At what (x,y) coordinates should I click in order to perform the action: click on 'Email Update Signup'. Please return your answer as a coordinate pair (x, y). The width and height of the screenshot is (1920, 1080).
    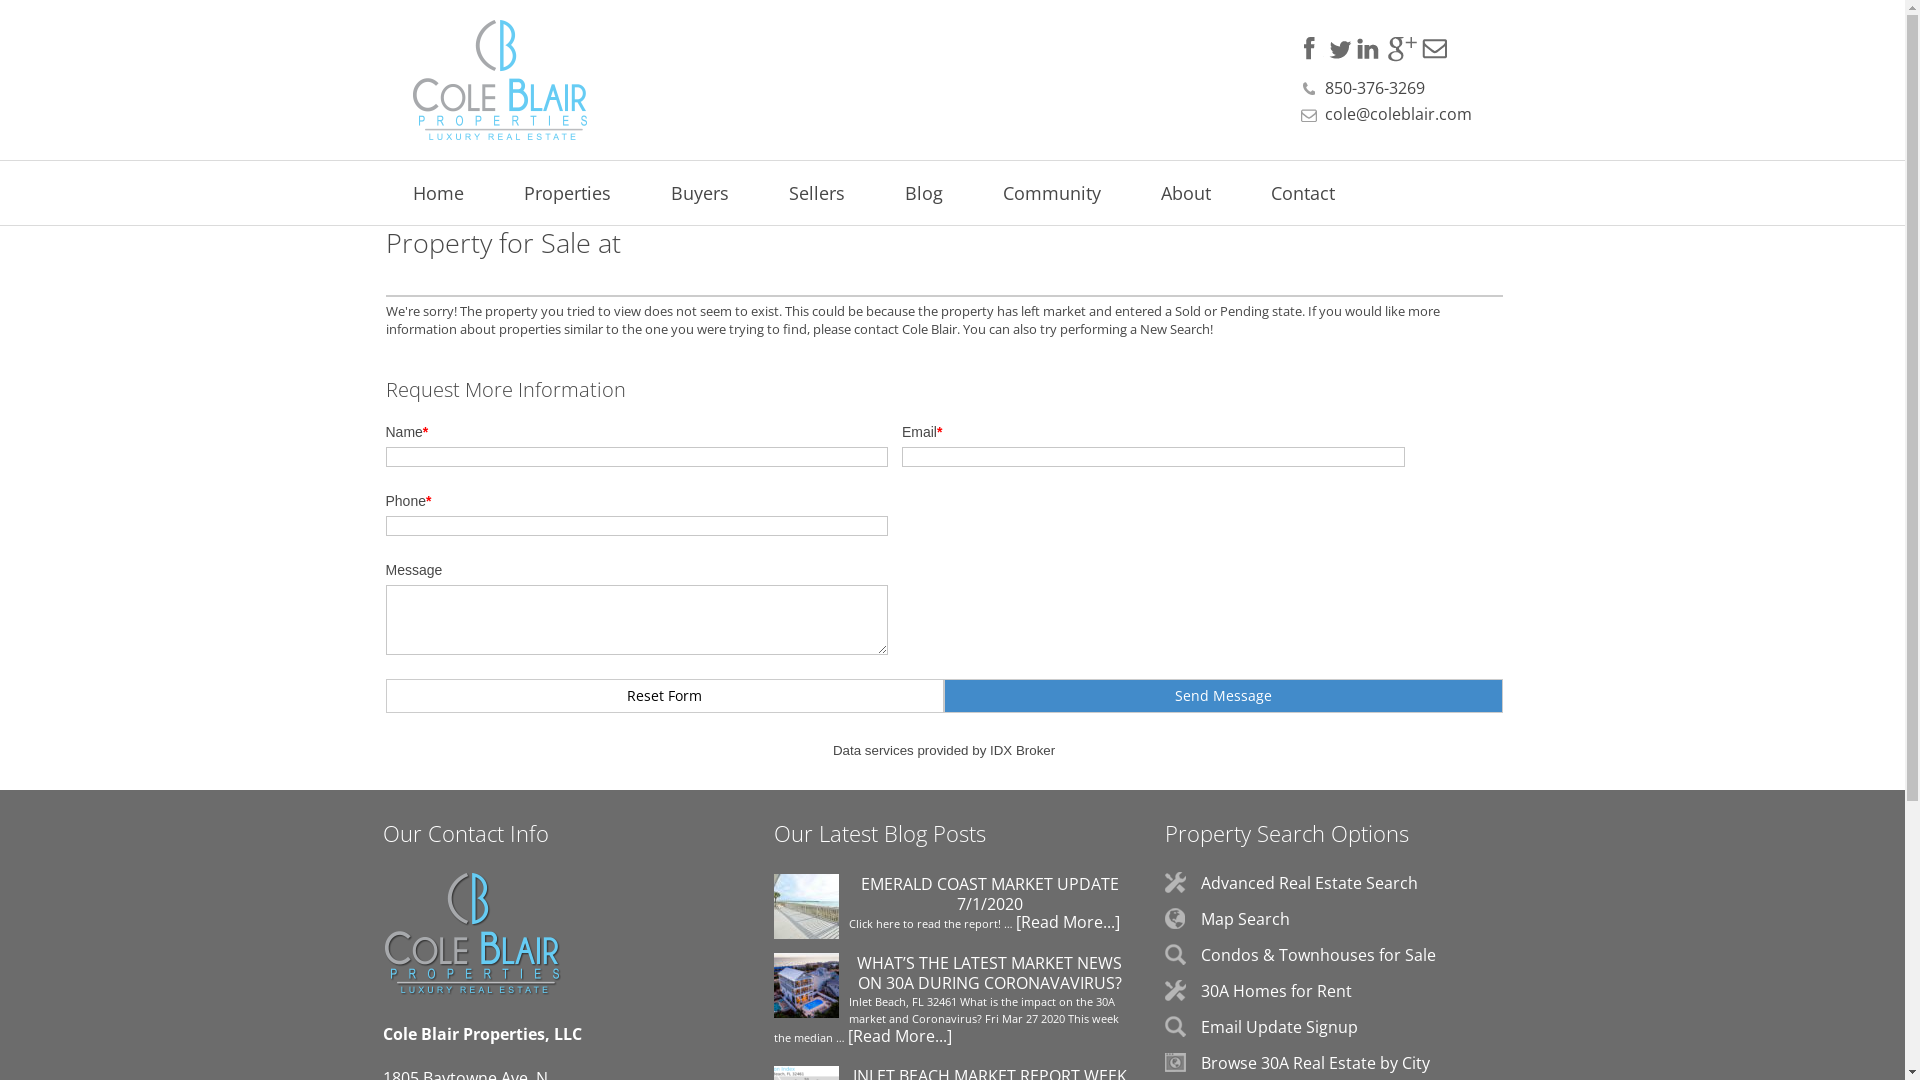
    Looking at the image, I should click on (1278, 1026).